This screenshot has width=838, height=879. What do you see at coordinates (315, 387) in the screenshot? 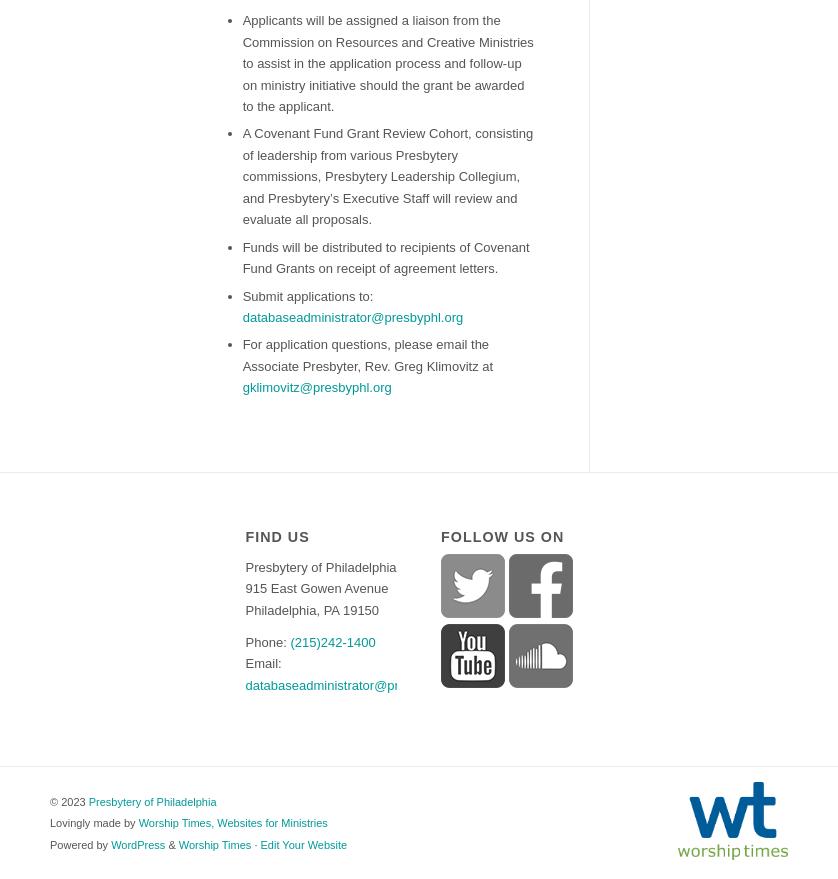
I see `'gklimovitz@presbyphl.org'` at bounding box center [315, 387].